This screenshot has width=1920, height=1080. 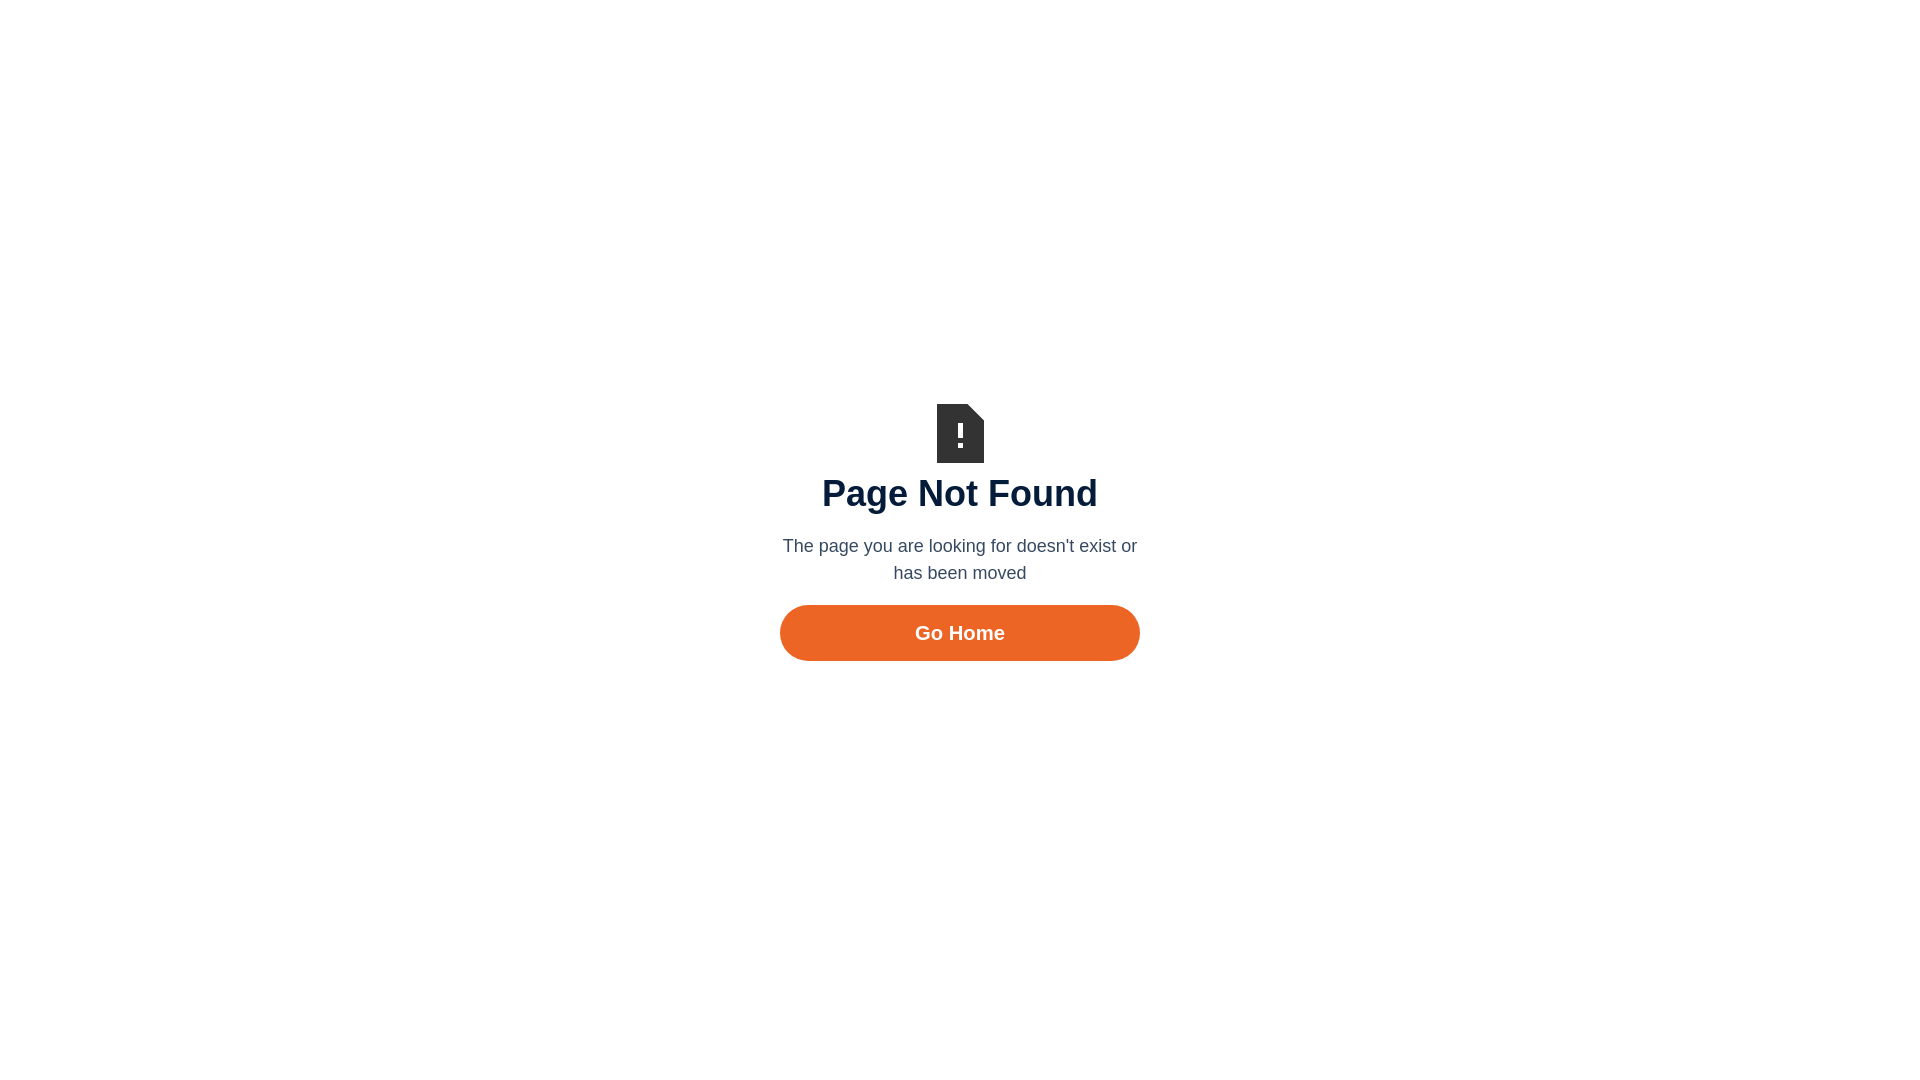 I want to click on 'Go Home', so click(x=960, y=632).